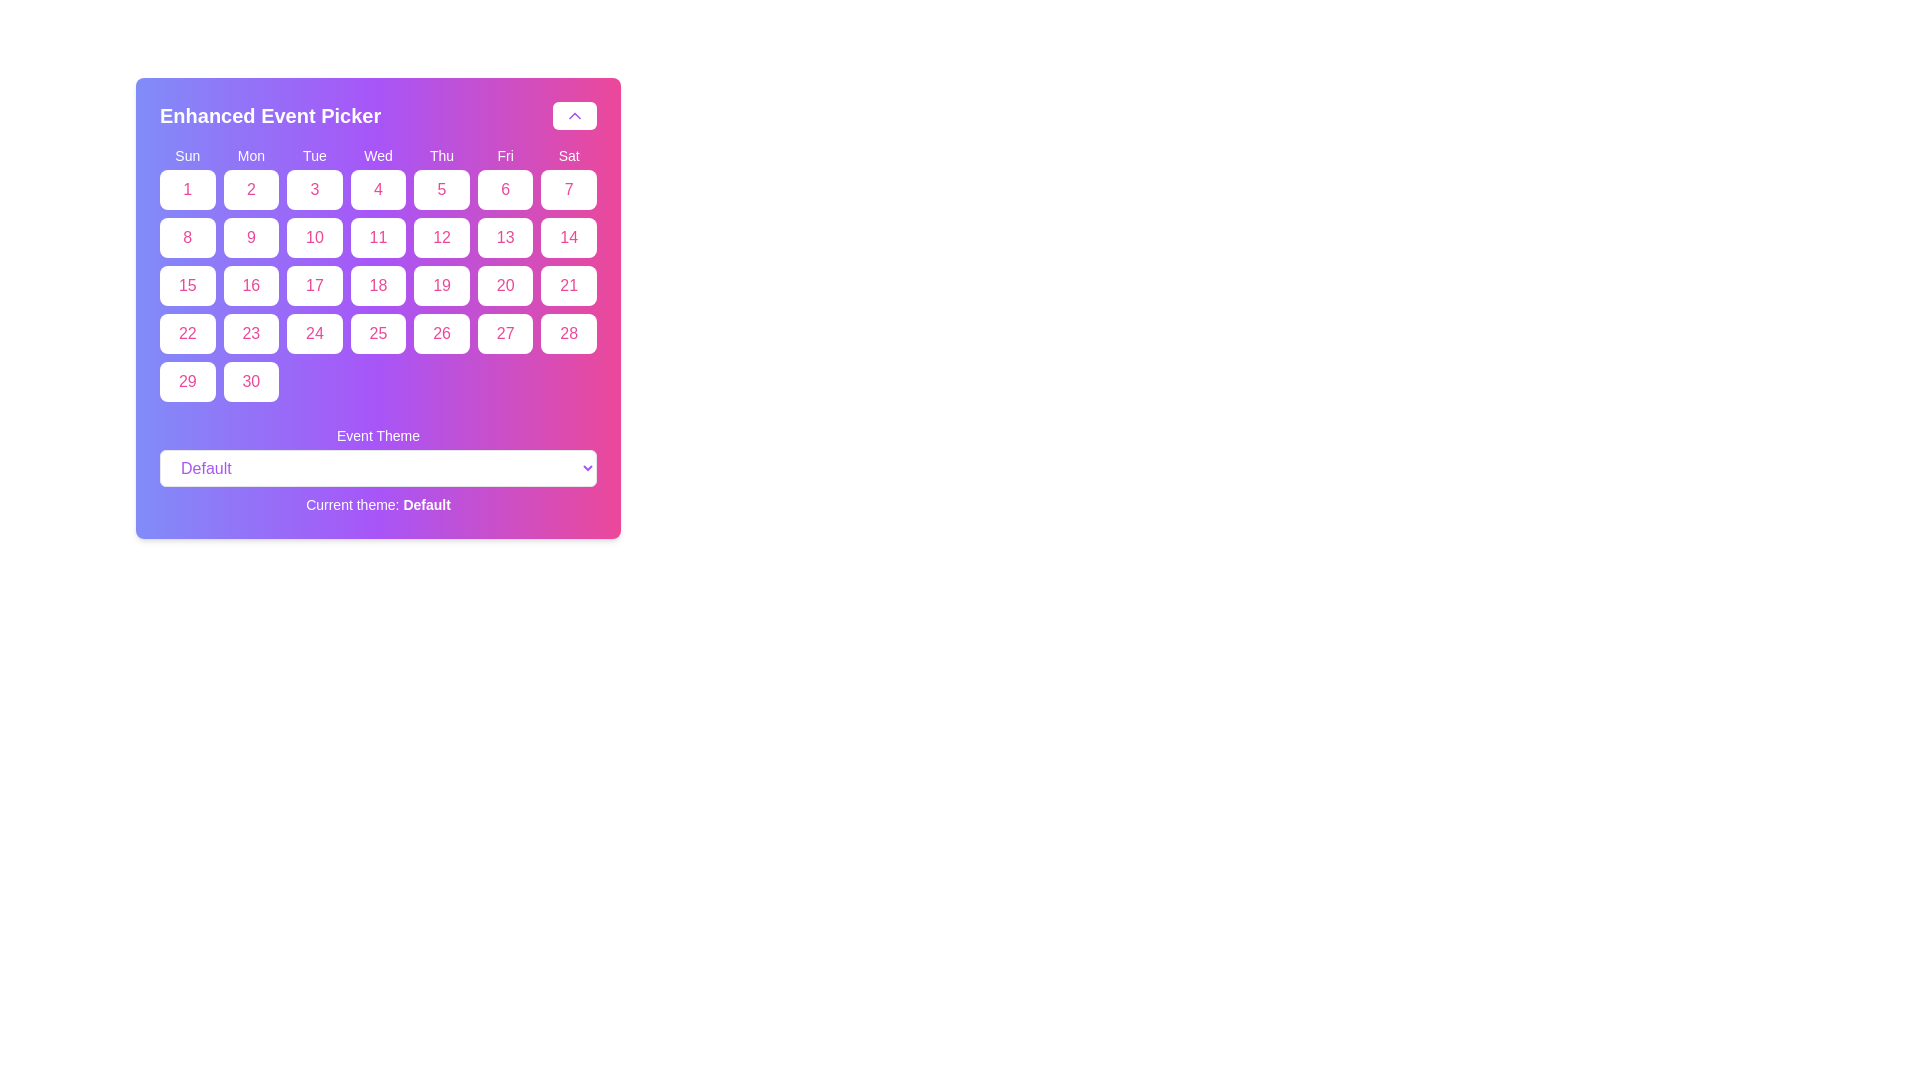 This screenshot has width=1920, height=1080. What do you see at coordinates (440, 237) in the screenshot?
I see `the Interactive button in the calendar interface` at bounding box center [440, 237].